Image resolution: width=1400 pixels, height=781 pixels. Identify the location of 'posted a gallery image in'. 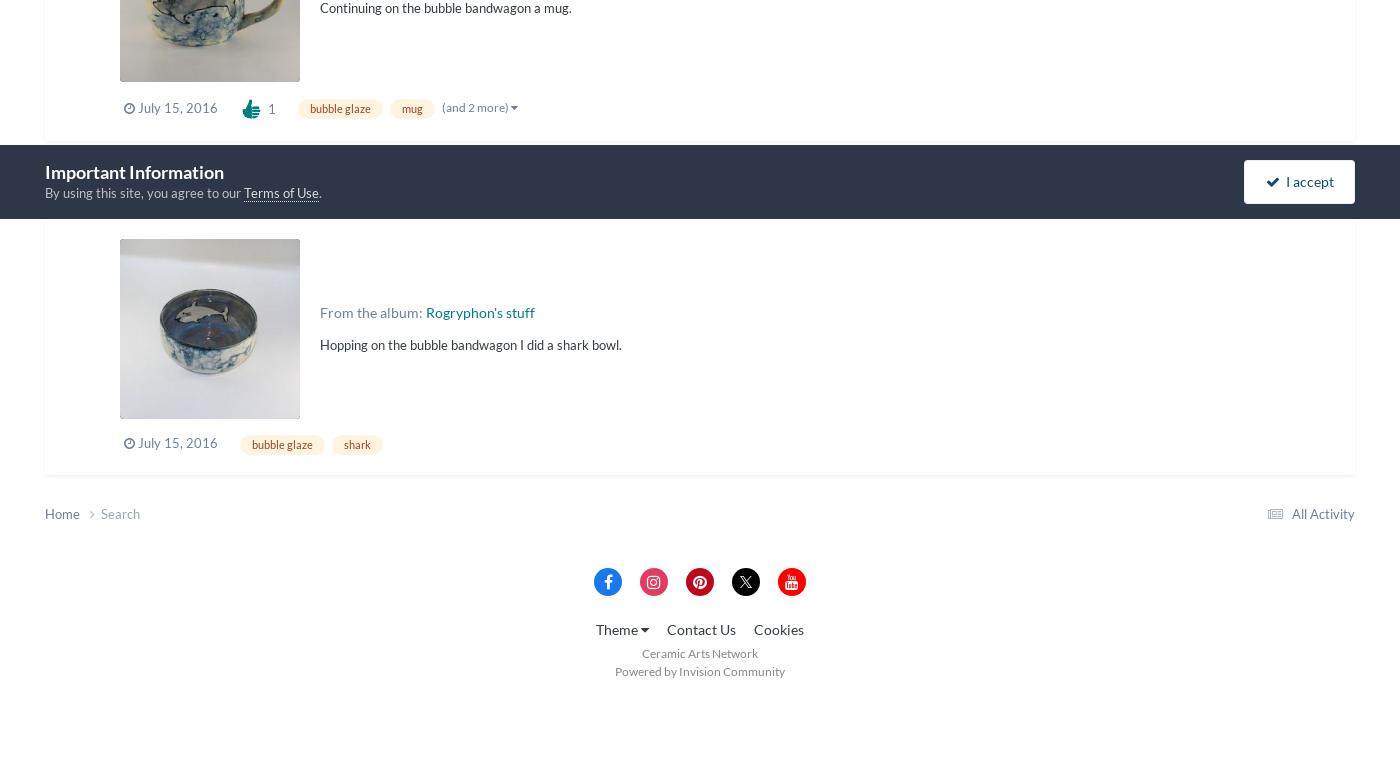
(271, 203).